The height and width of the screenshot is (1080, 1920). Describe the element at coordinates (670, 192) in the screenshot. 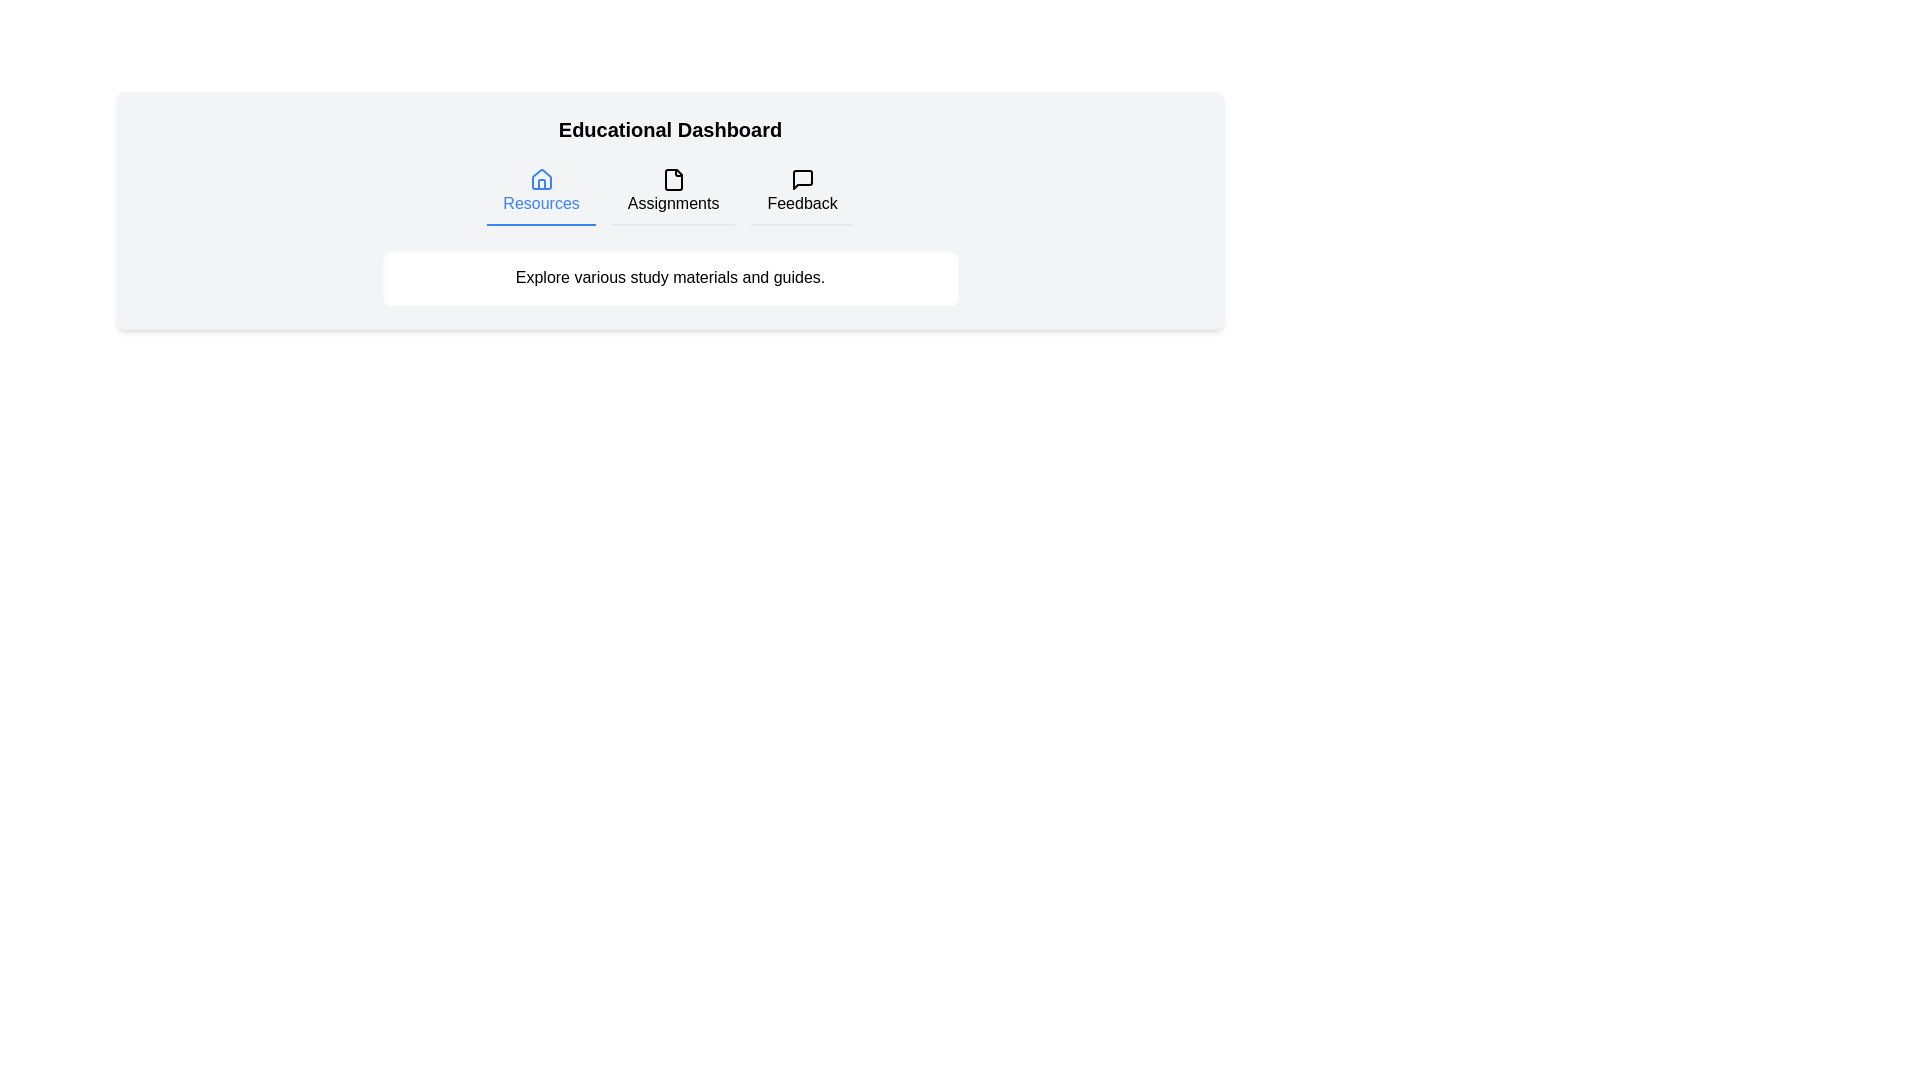

I see `the Navigation Tab Bar at the center point to switch to the corresponding section of resources, assignments, or feedback` at that location.